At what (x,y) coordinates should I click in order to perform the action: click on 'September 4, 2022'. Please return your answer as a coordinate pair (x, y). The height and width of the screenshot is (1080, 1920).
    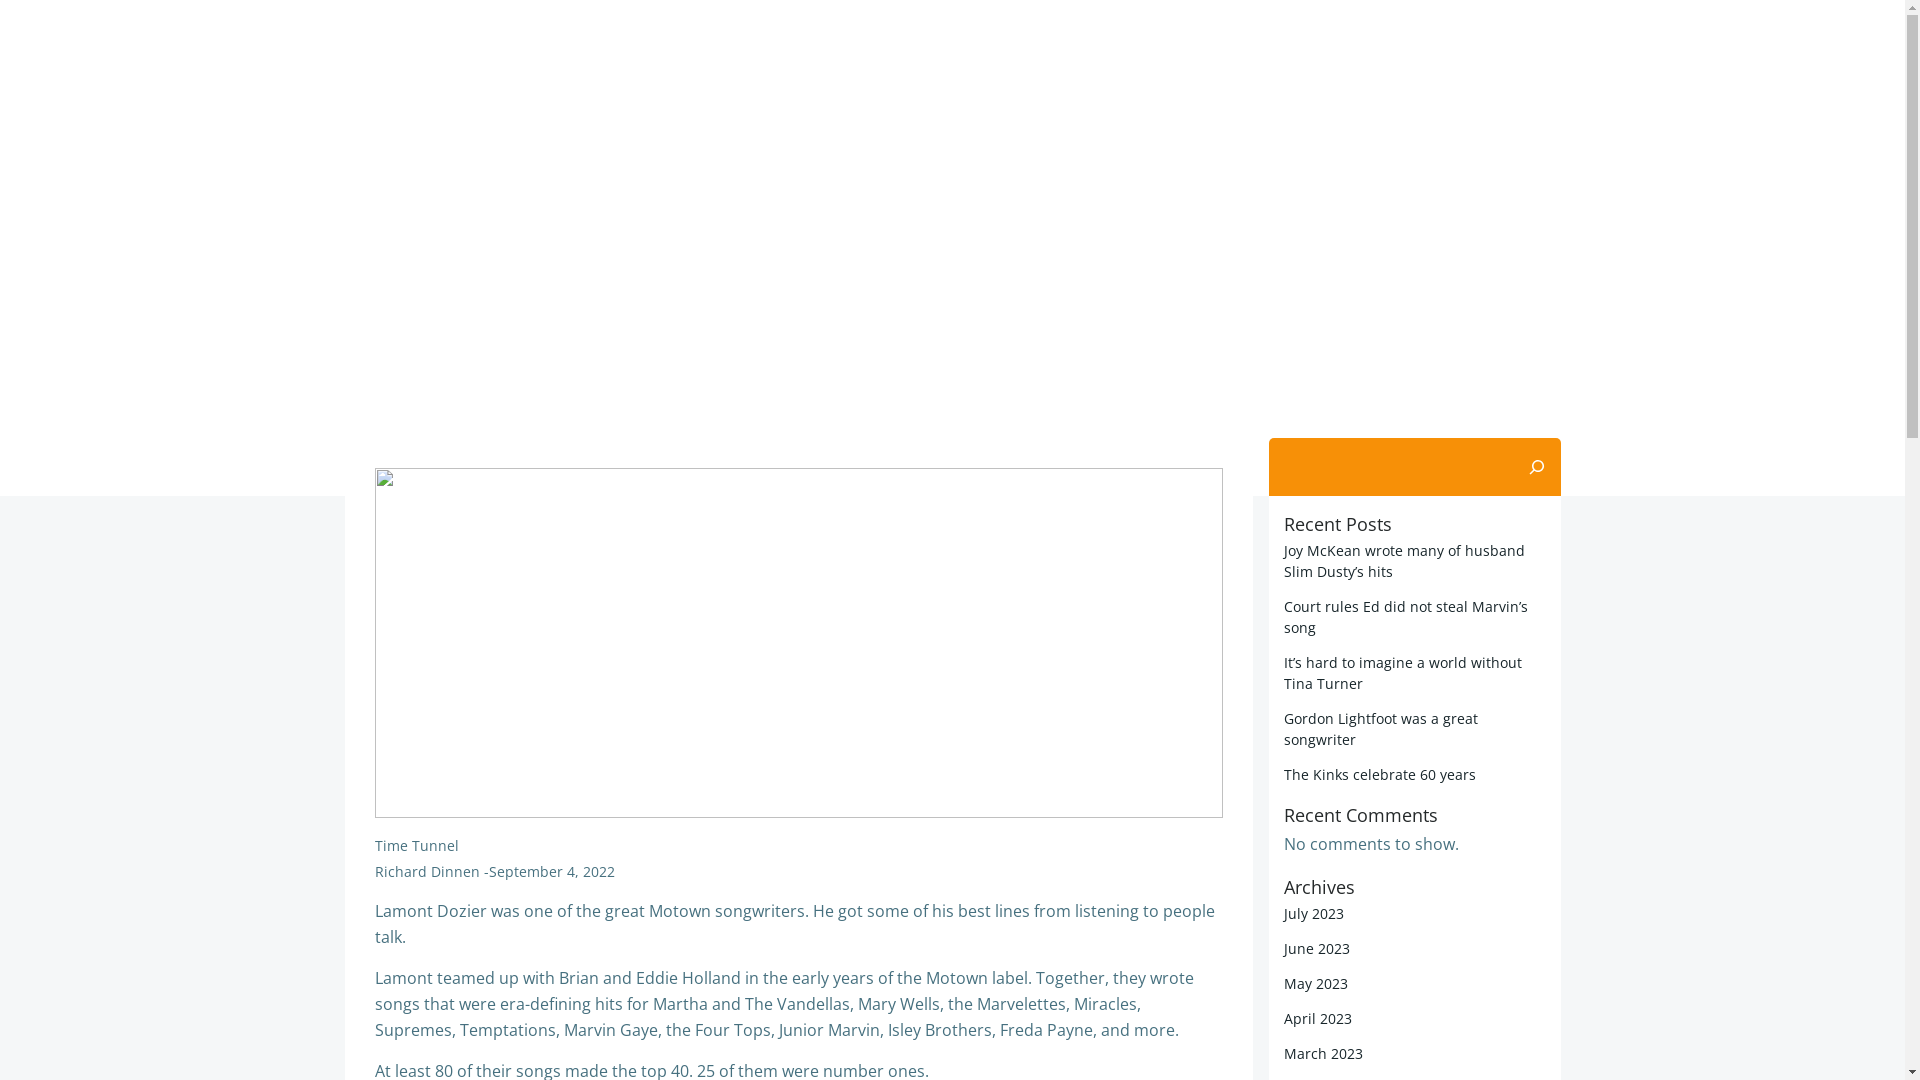
    Looking at the image, I should click on (551, 870).